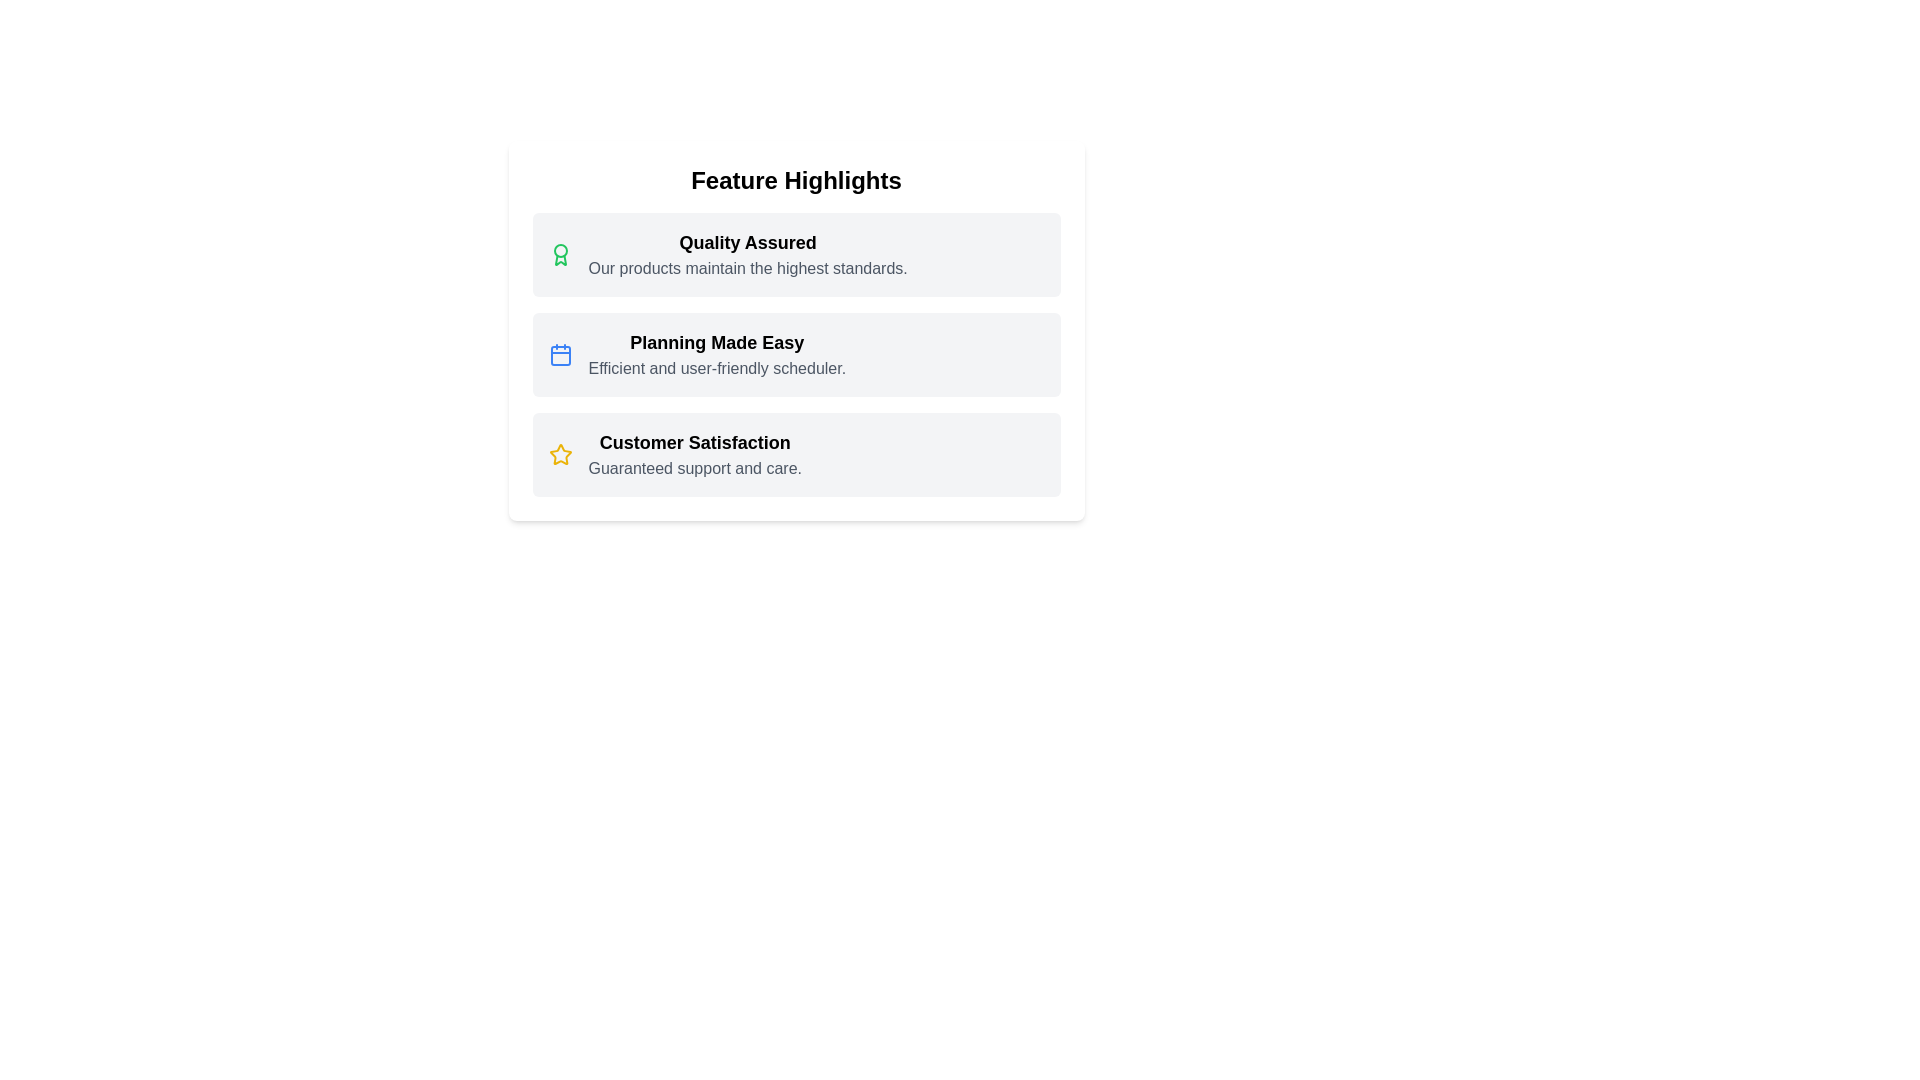  What do you see at coordinates (747, 253) in the screenshot?
I see `the Text block that displays a feature highlight of the product, emphasizing quality assurance, located under the section titled 'Feature Highlights'` at bounding box center [747, 253].